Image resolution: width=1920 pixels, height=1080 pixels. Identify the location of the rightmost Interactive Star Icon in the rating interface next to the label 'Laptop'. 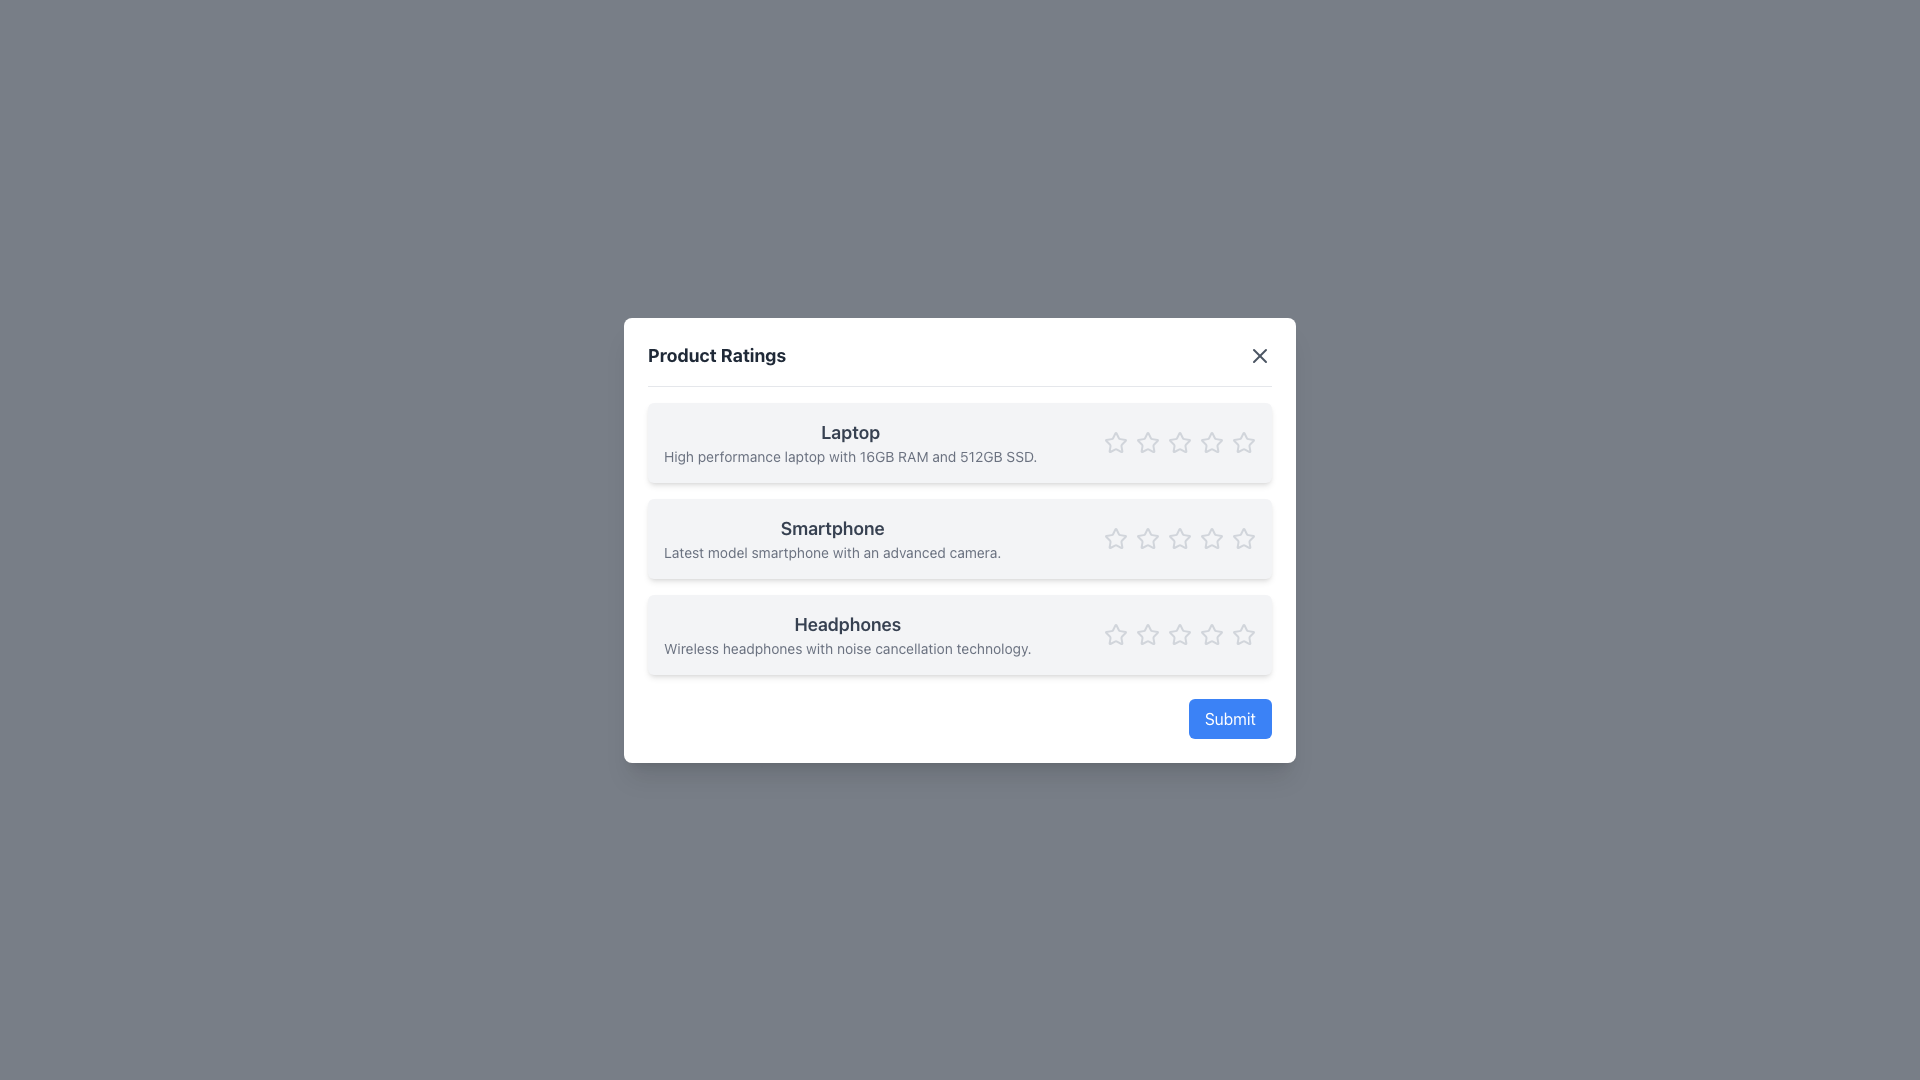
(1242, 441).